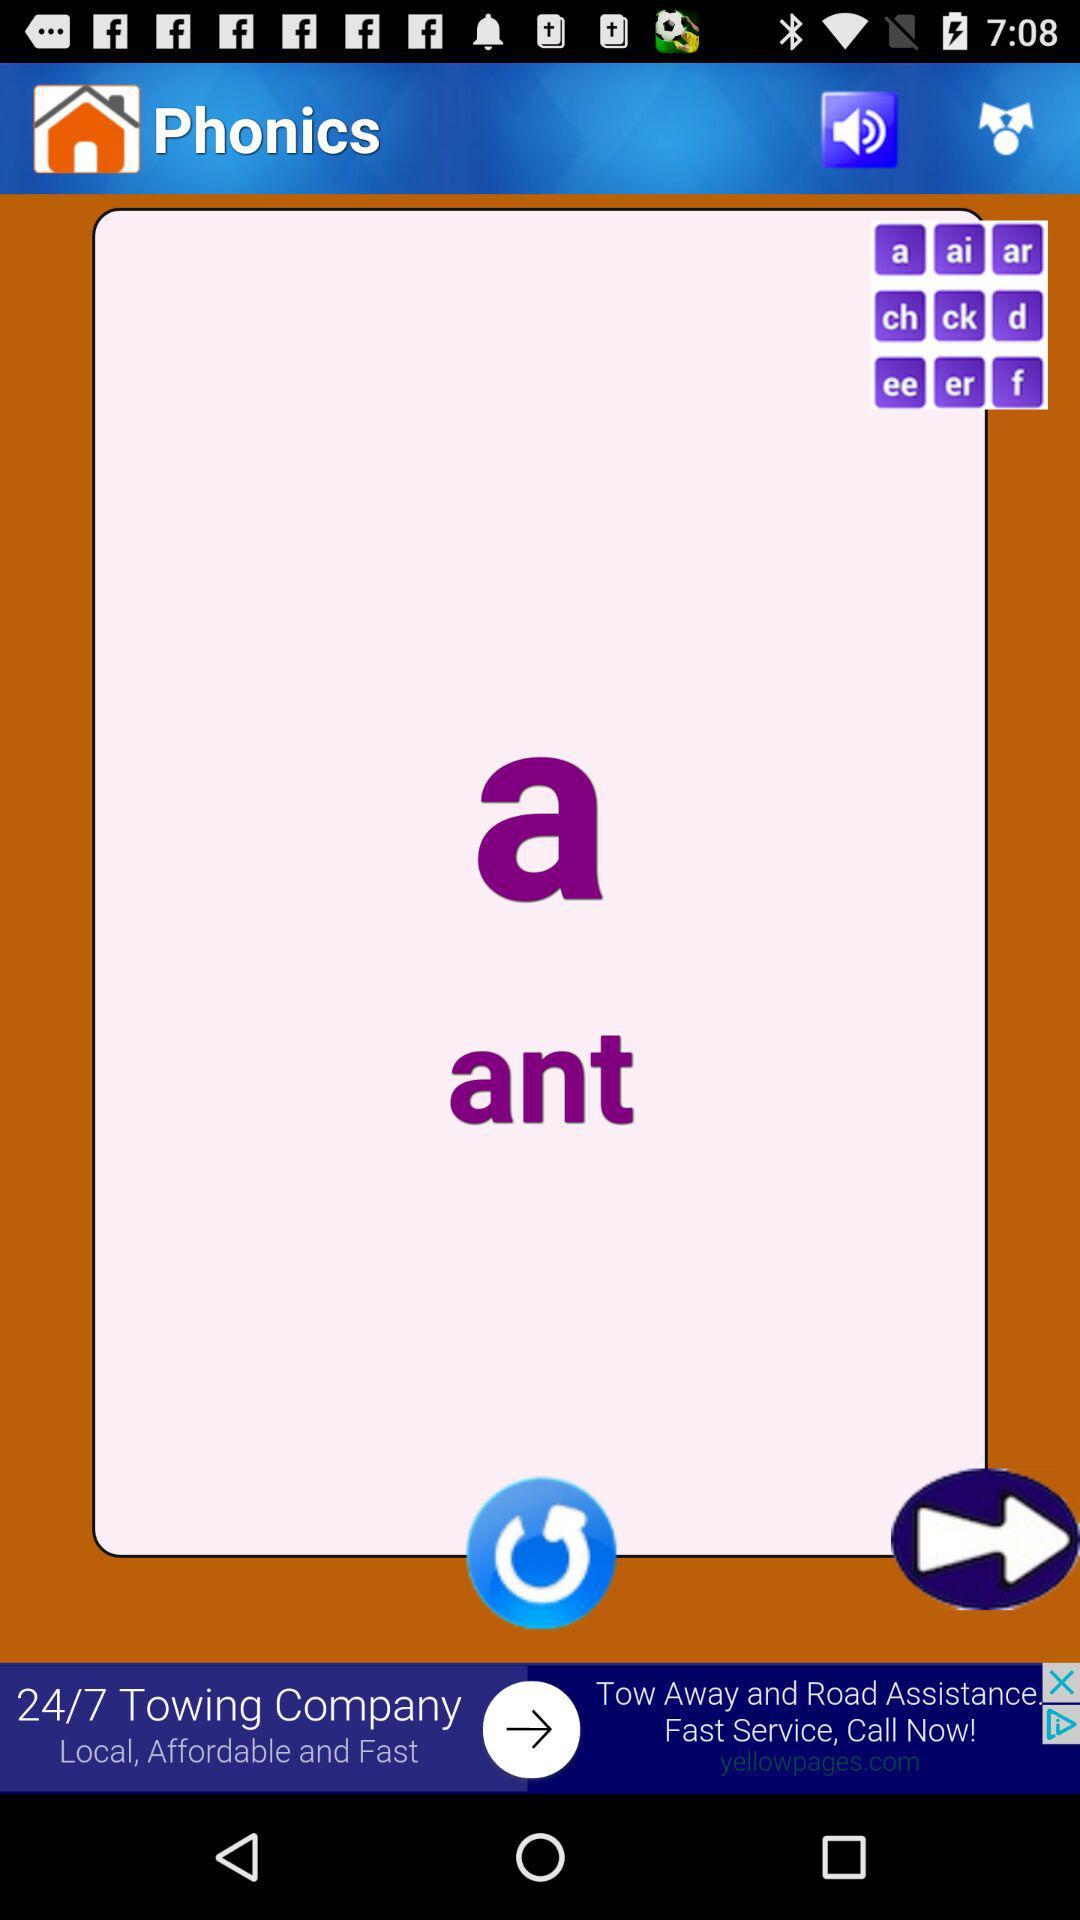 The width and height of the screenshot is (1080, 1920). Describe the element at coordinates (540, 1727) in the screenshot. I see `click on the advertisement` at that location.